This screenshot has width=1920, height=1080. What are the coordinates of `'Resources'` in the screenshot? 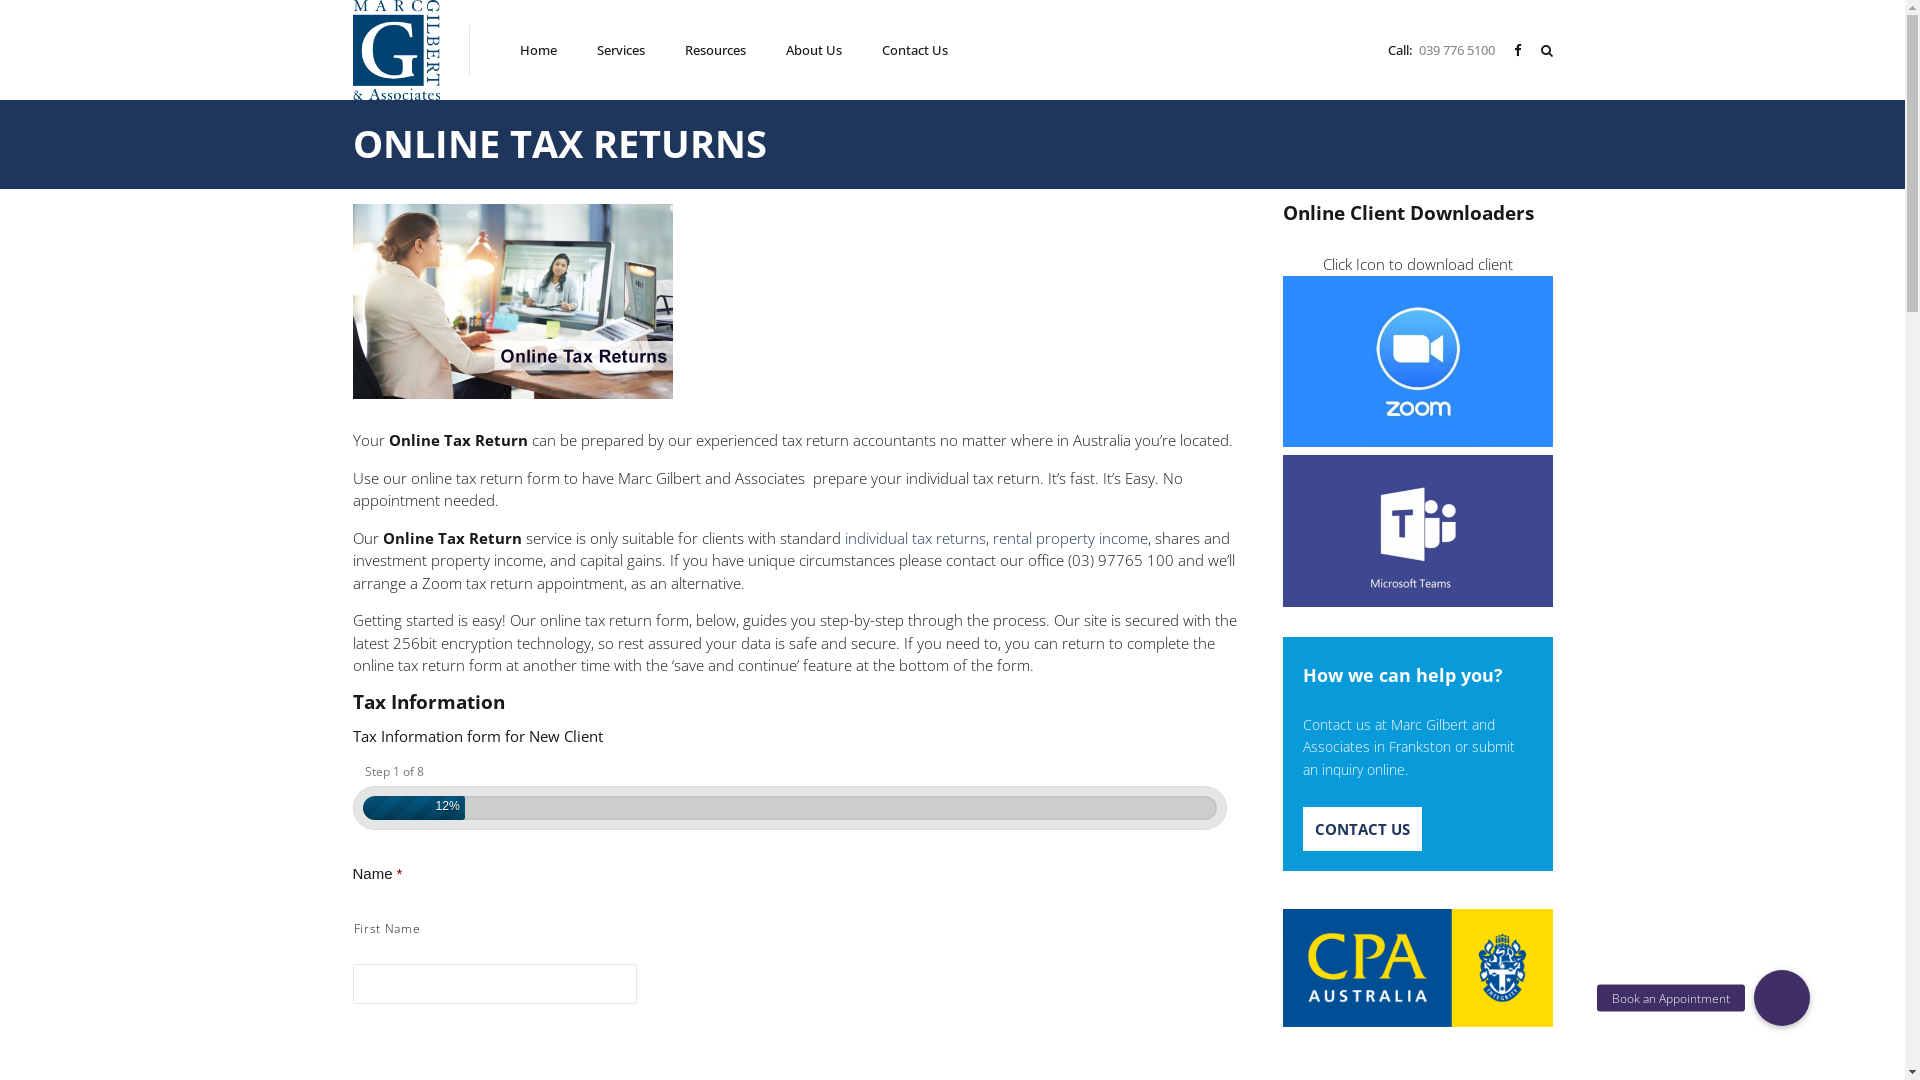 It's located at (715, 49).